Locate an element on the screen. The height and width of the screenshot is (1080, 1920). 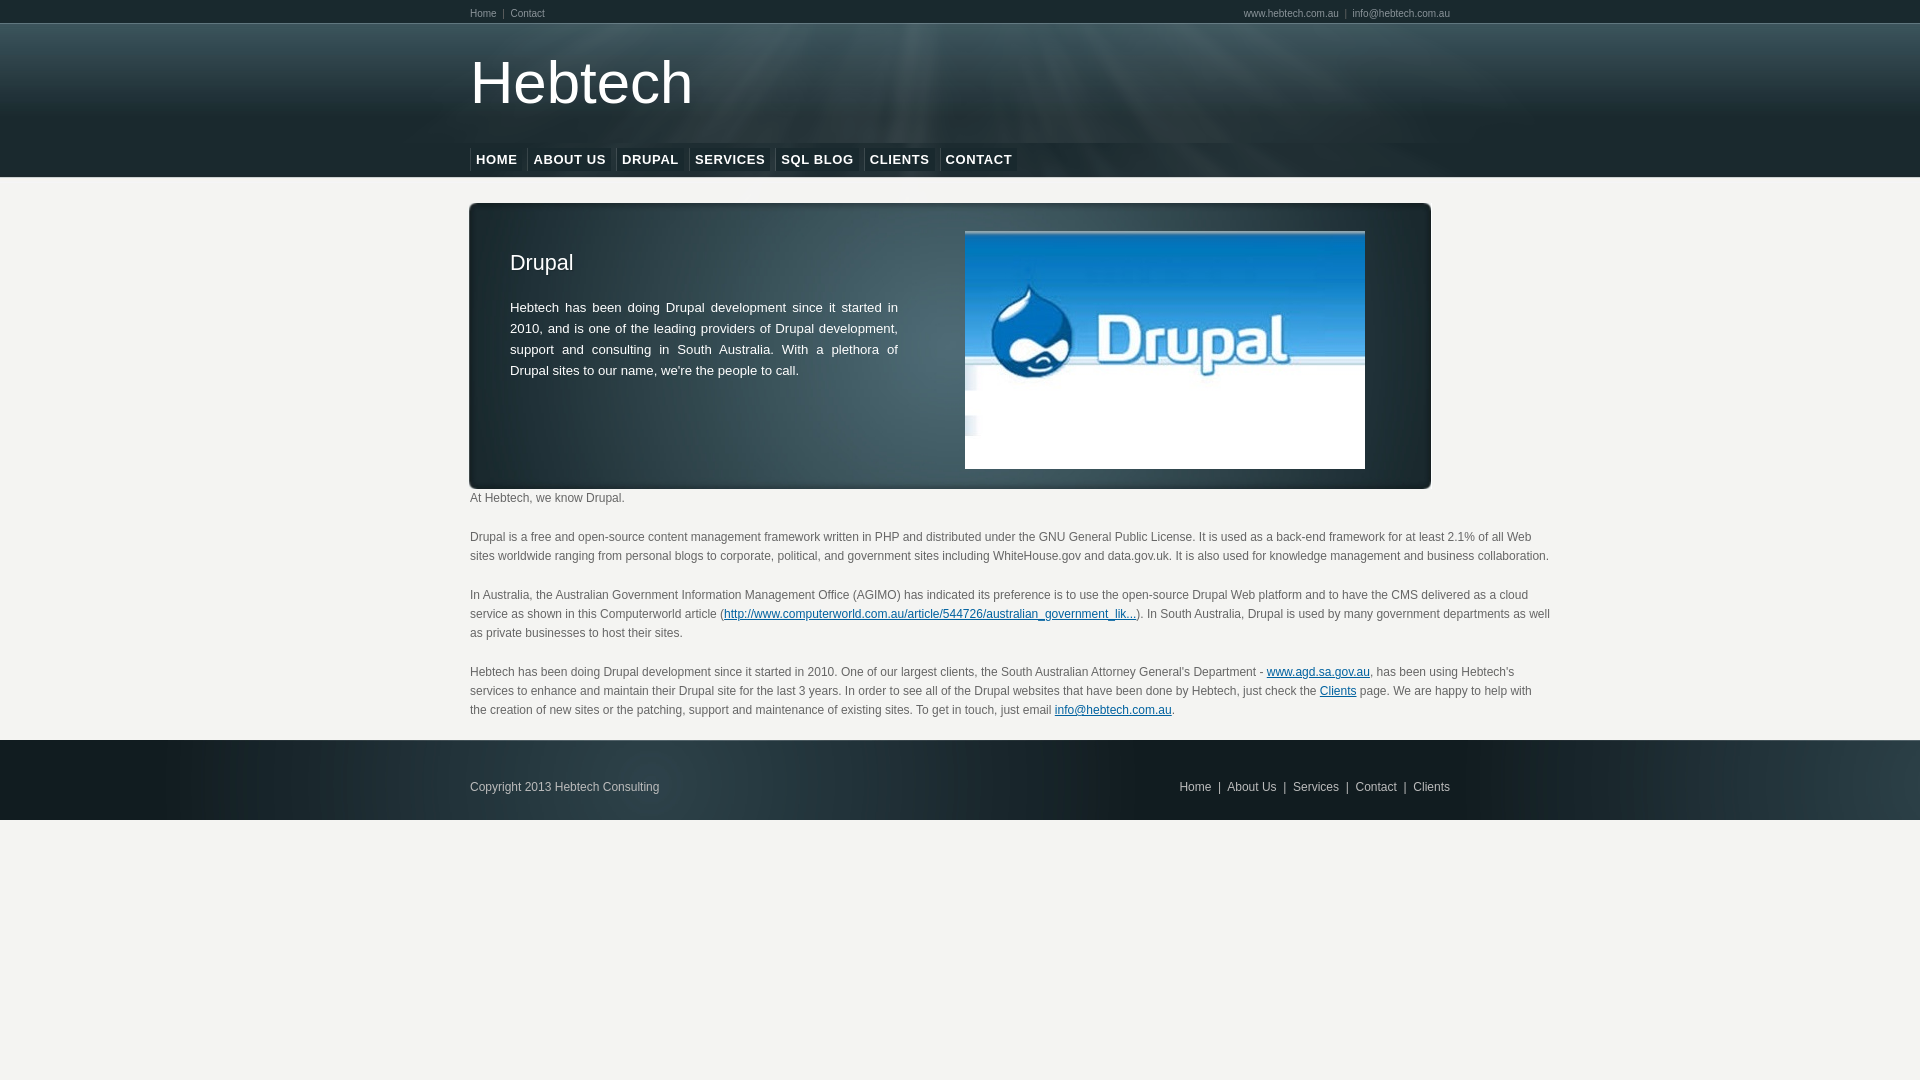
'www.hebtech.com.au' is located at coordinates (1291, 13).